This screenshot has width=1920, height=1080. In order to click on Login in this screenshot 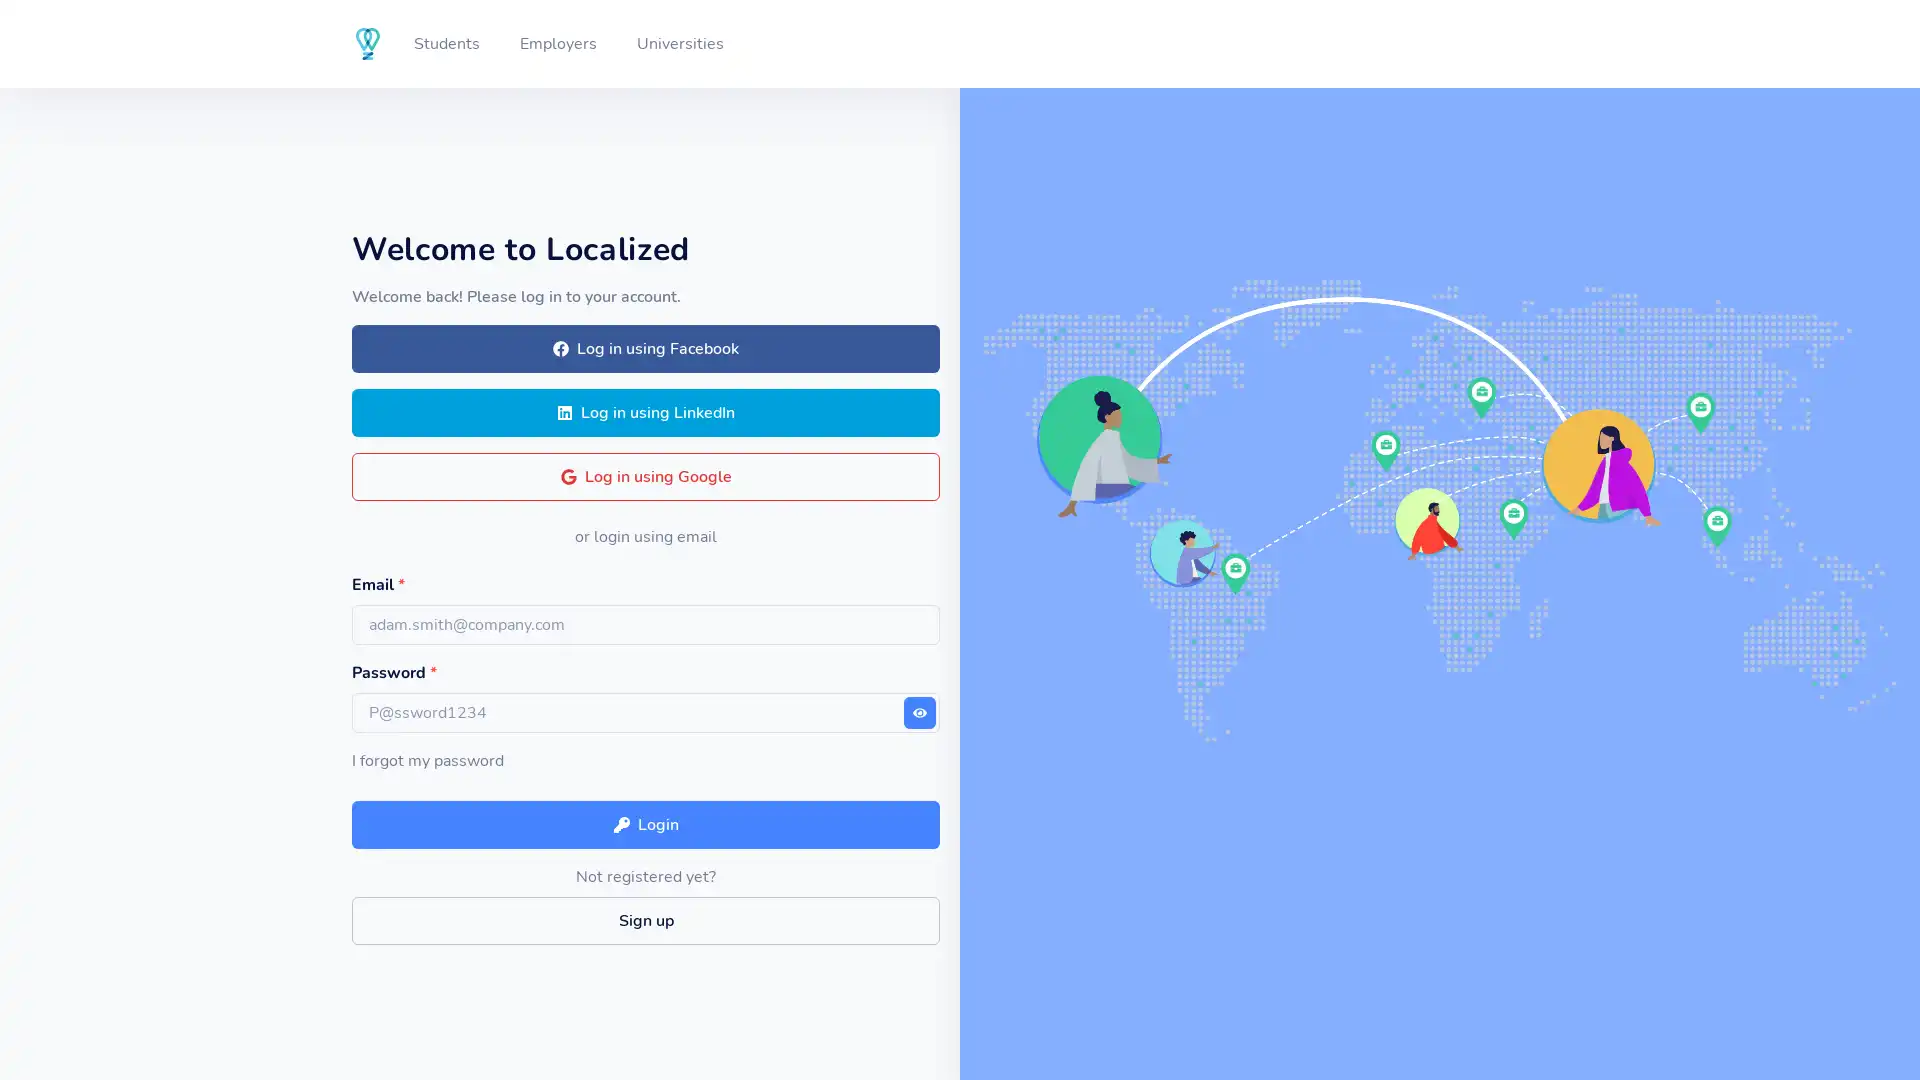, I will do `click(646, 825)`.